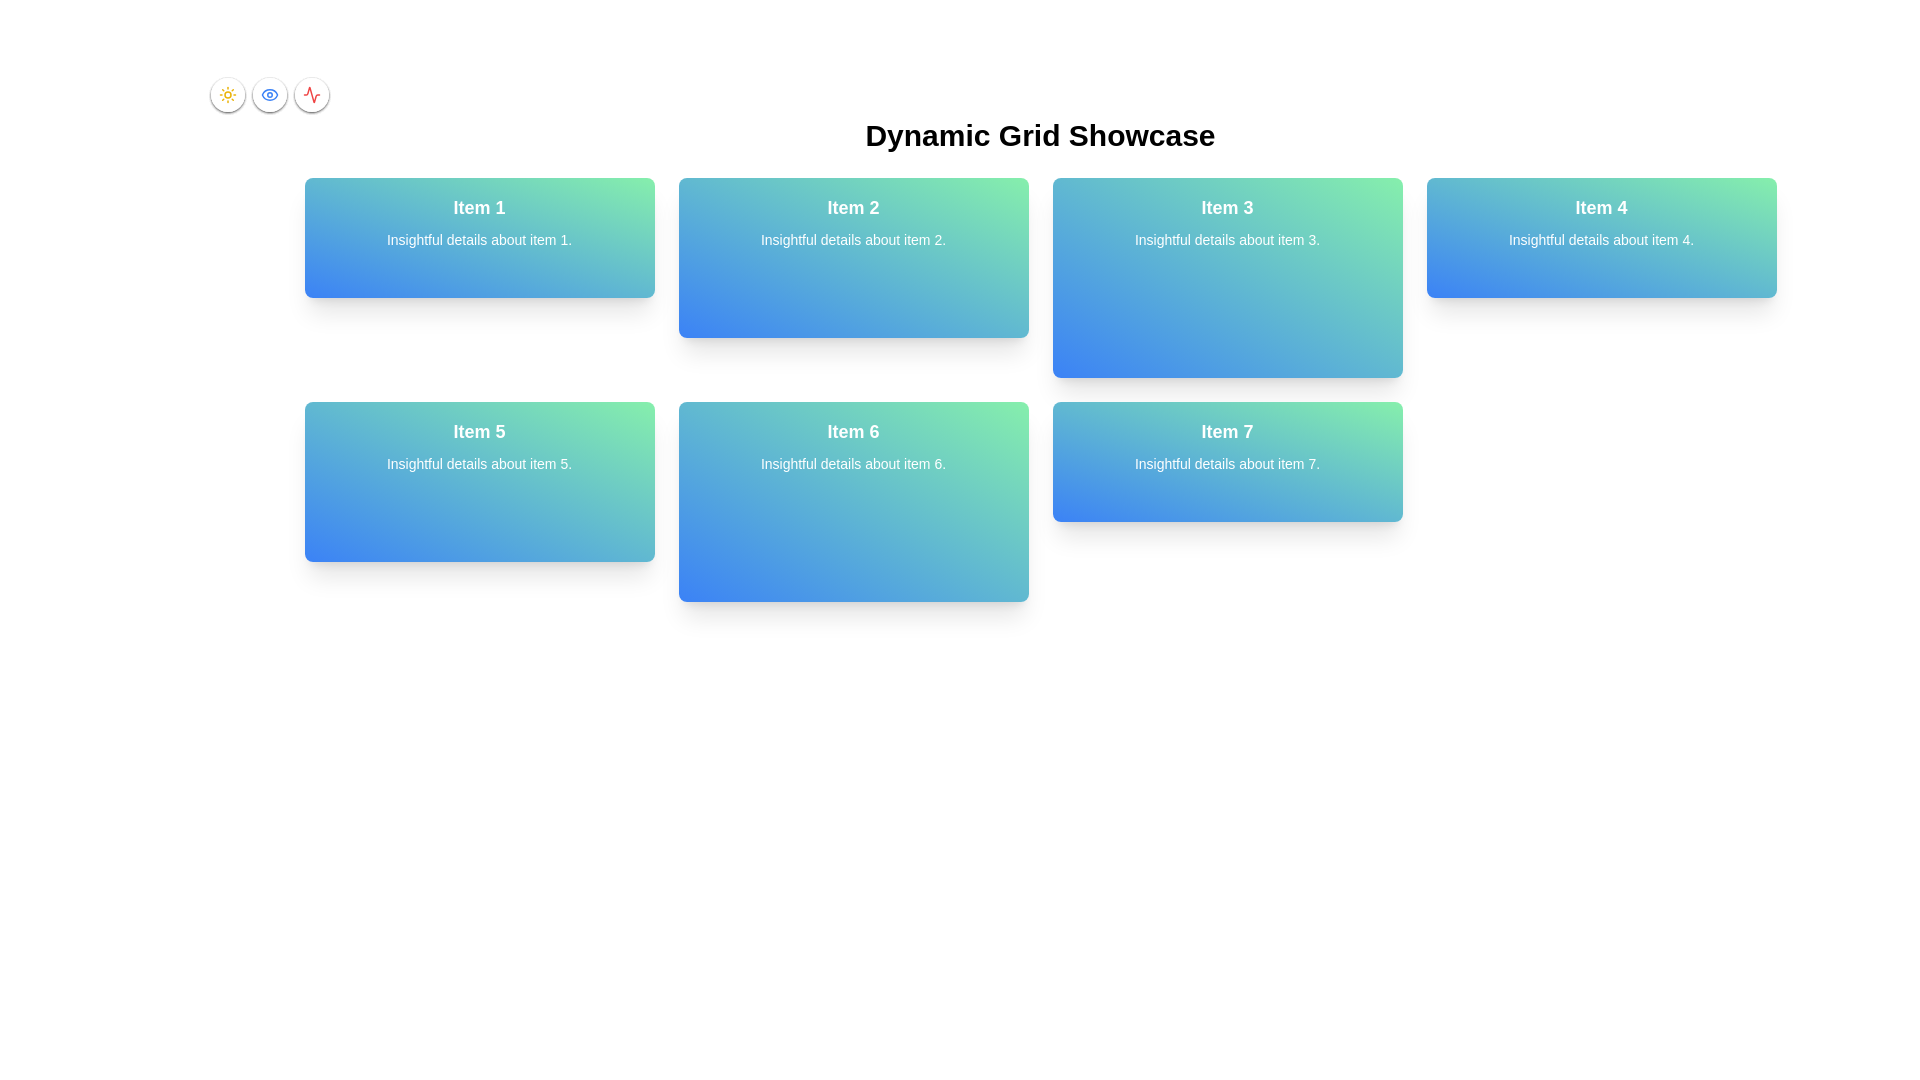  I want to click on the Text label that provides descriptive information about the item in the card labeled 'Item 1', located as the second line of text below the bold 'Item 1' label, so click(478, 238).